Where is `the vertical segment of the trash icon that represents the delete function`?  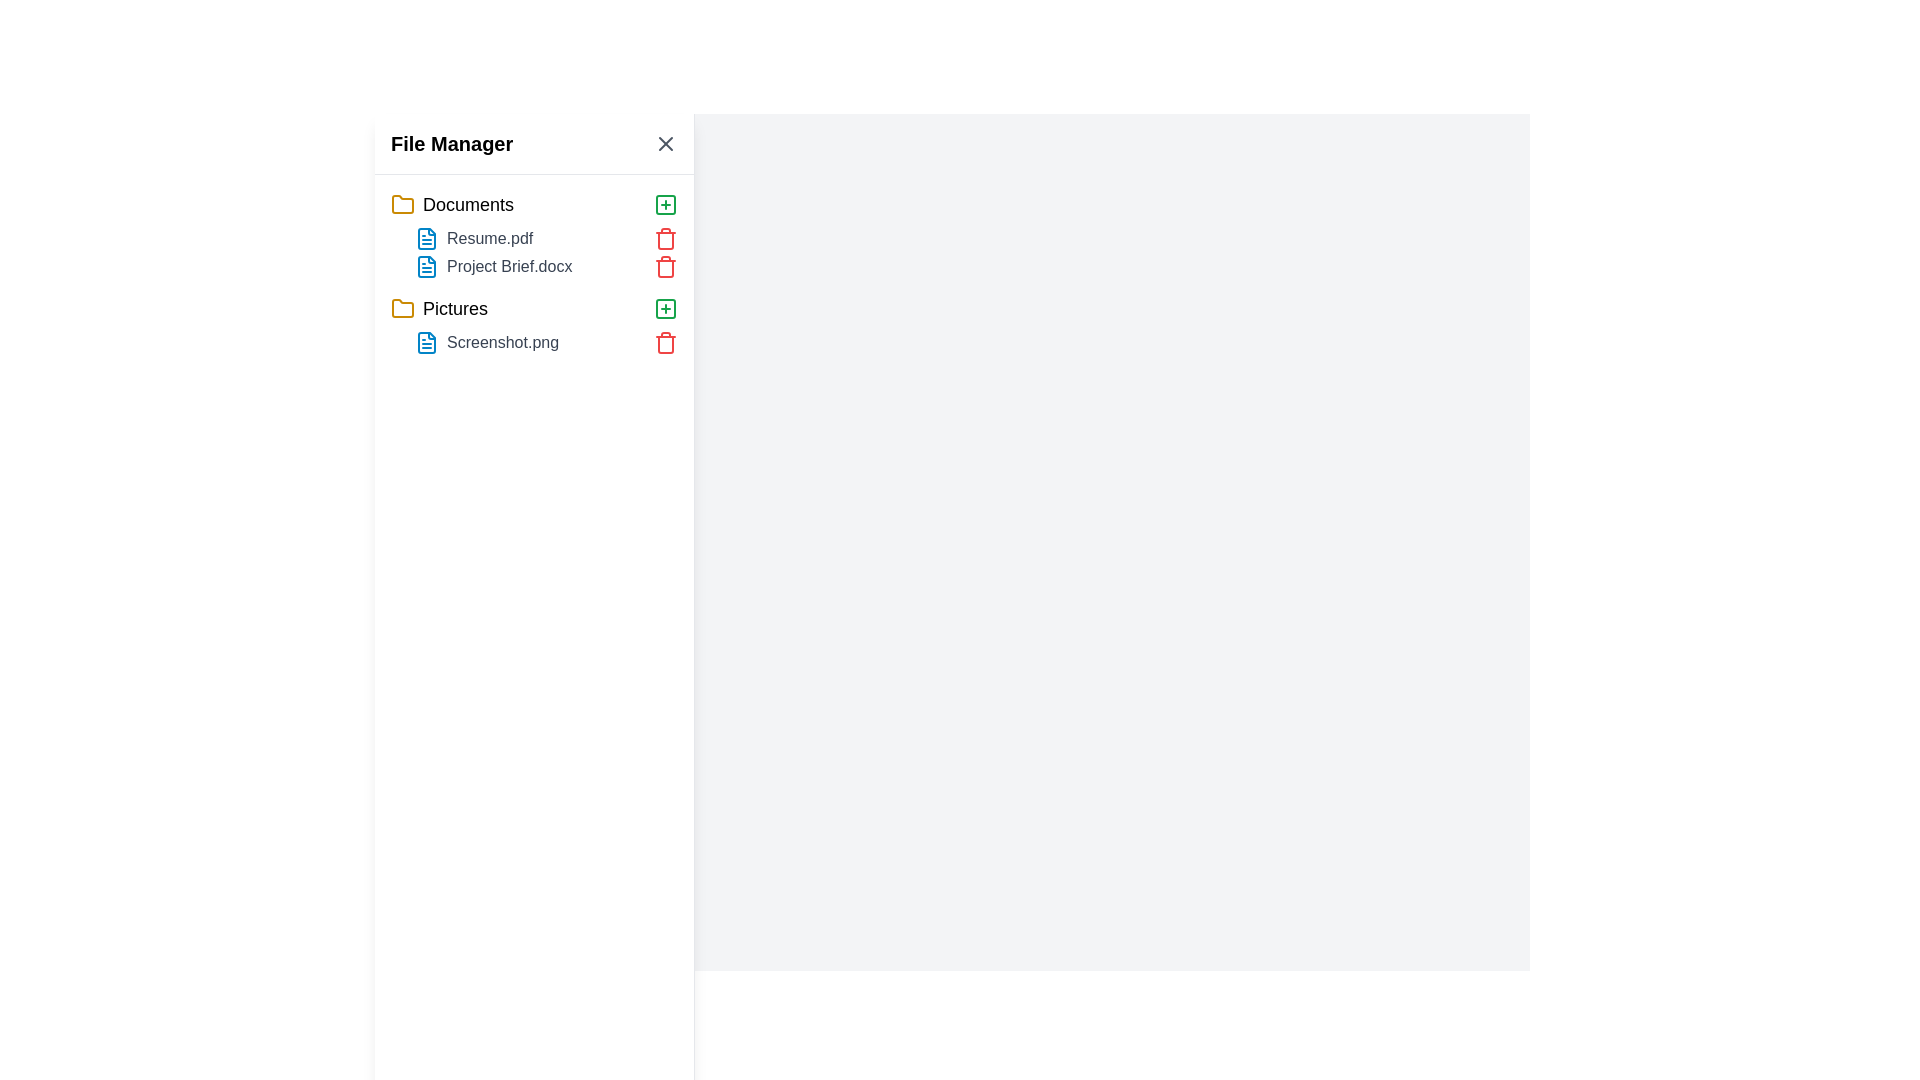
the vertical segment of the trash icon that represents the delete function is located at coordinates (666, 268).